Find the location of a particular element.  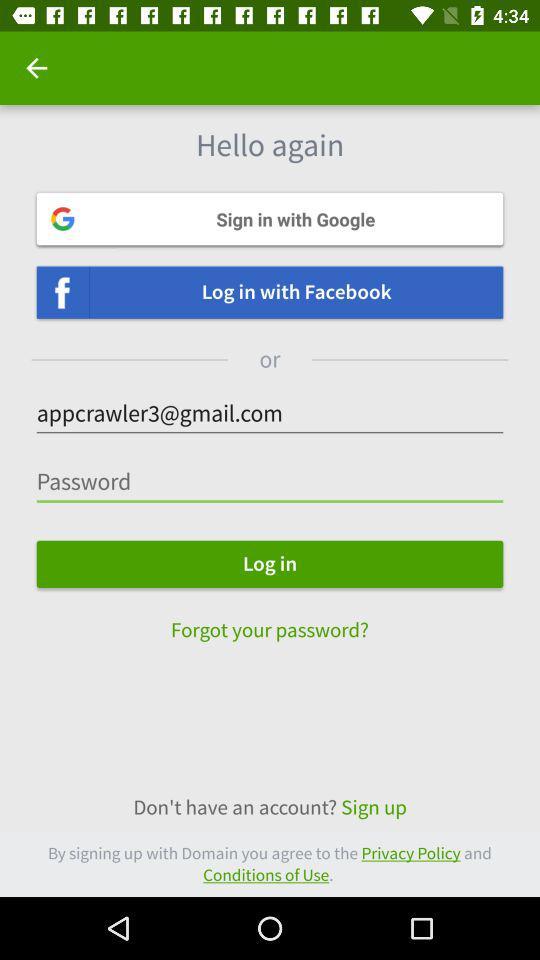

item above by signing up icon is located at coordinates (270, 807).